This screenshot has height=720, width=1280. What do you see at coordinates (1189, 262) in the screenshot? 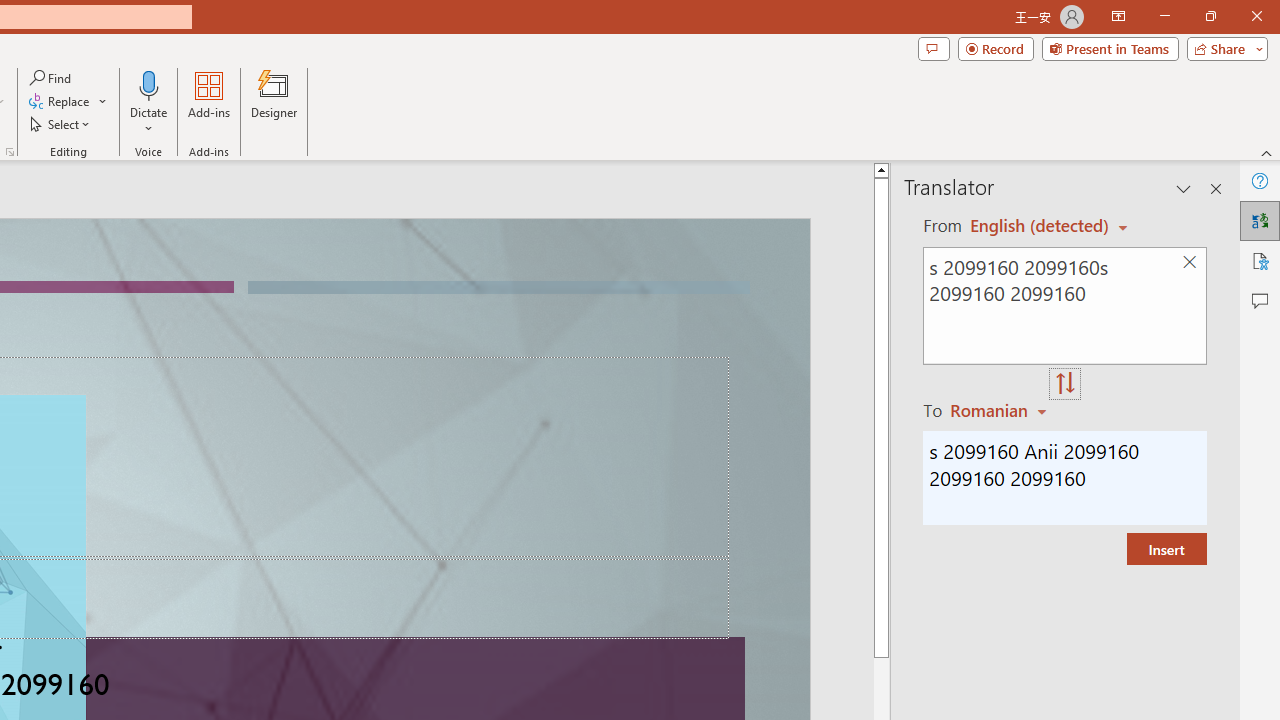
I see `'Clear text'` at bounding box center [1189, 262].